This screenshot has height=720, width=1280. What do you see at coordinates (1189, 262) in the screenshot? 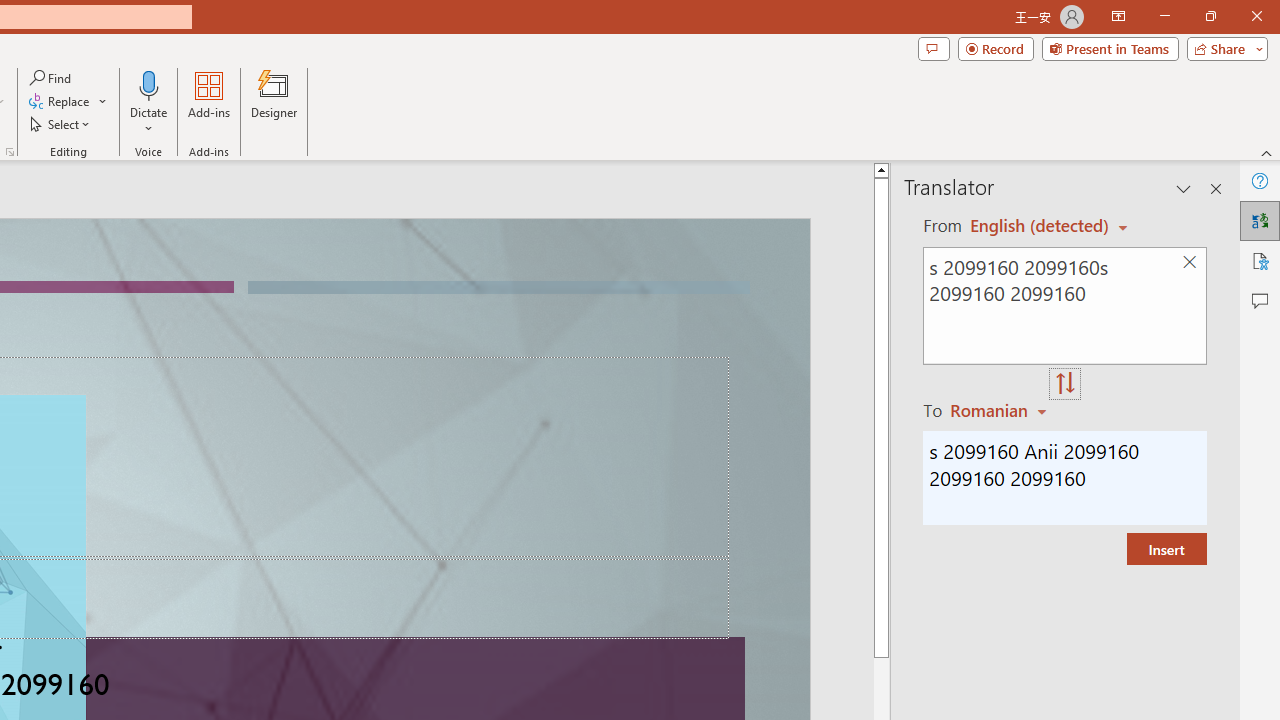
I see `'Clear text'` at bounding box center [1189, 262].